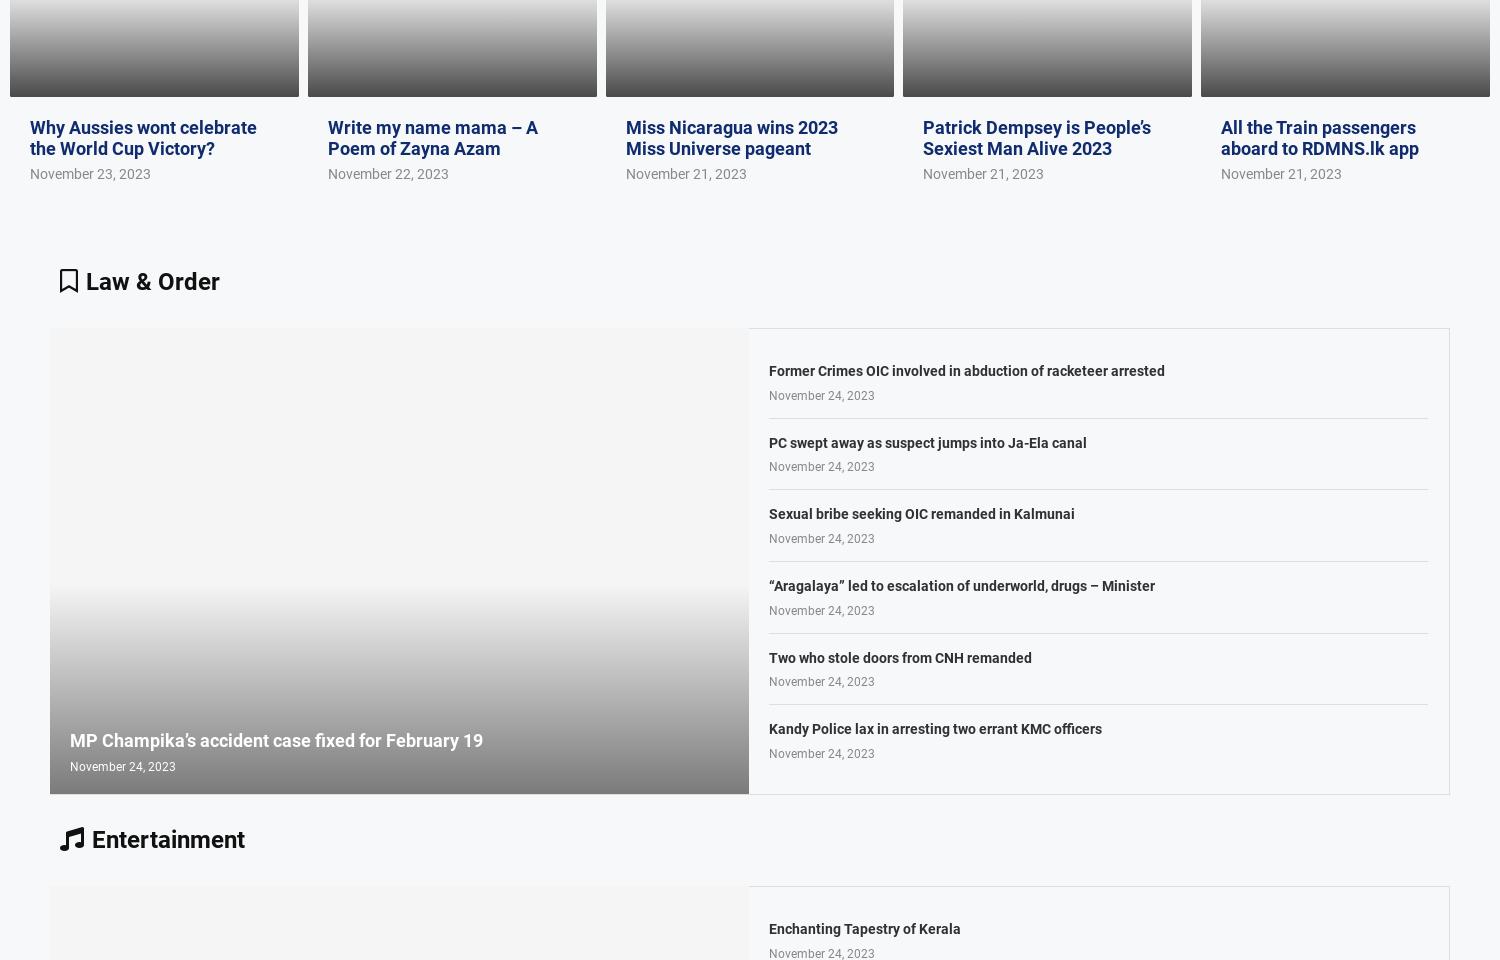  Describe the element at coordinates (387, 171) in the screenshot. I see `'November 22, 2023'` at that location.